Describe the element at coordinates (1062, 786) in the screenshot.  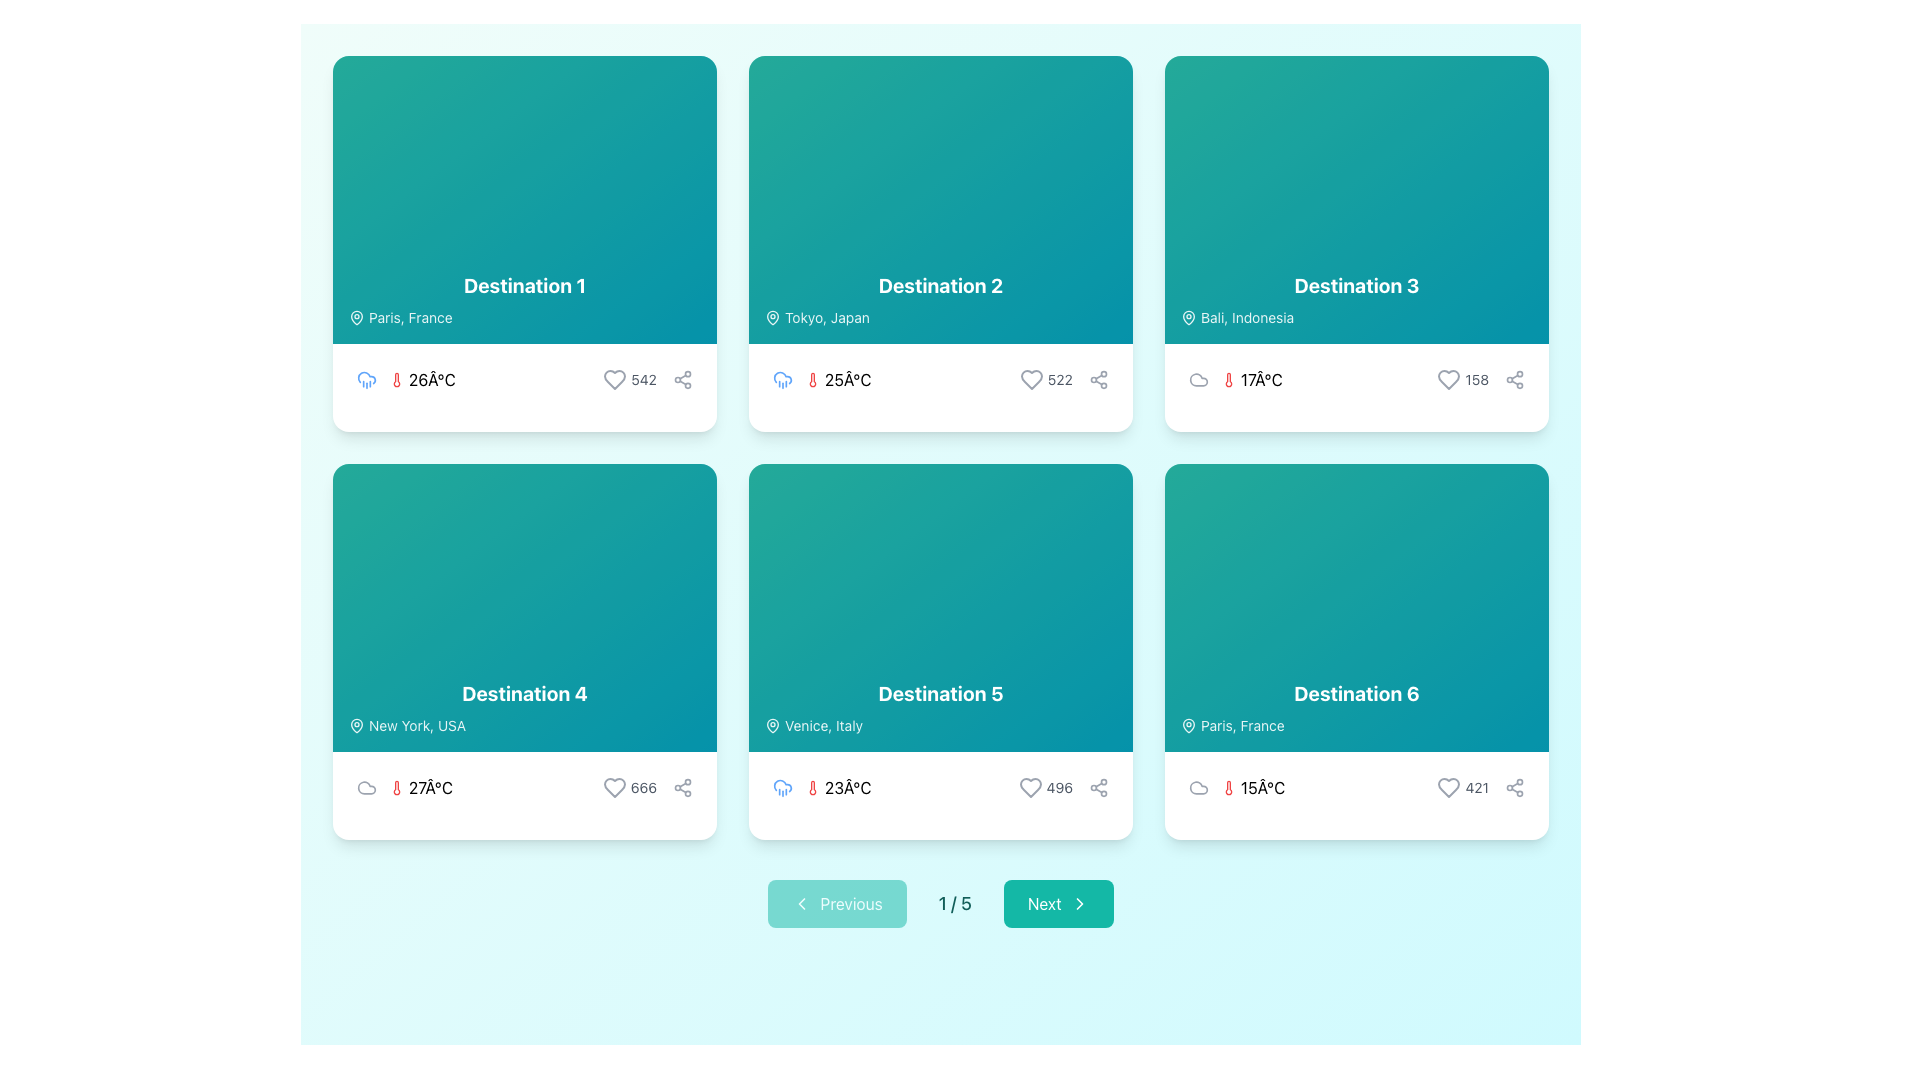
I see `the static text '496' located at the bottom-right corner of the 'Destination 5' card, situated between a heart icon and a share icon` at that location.